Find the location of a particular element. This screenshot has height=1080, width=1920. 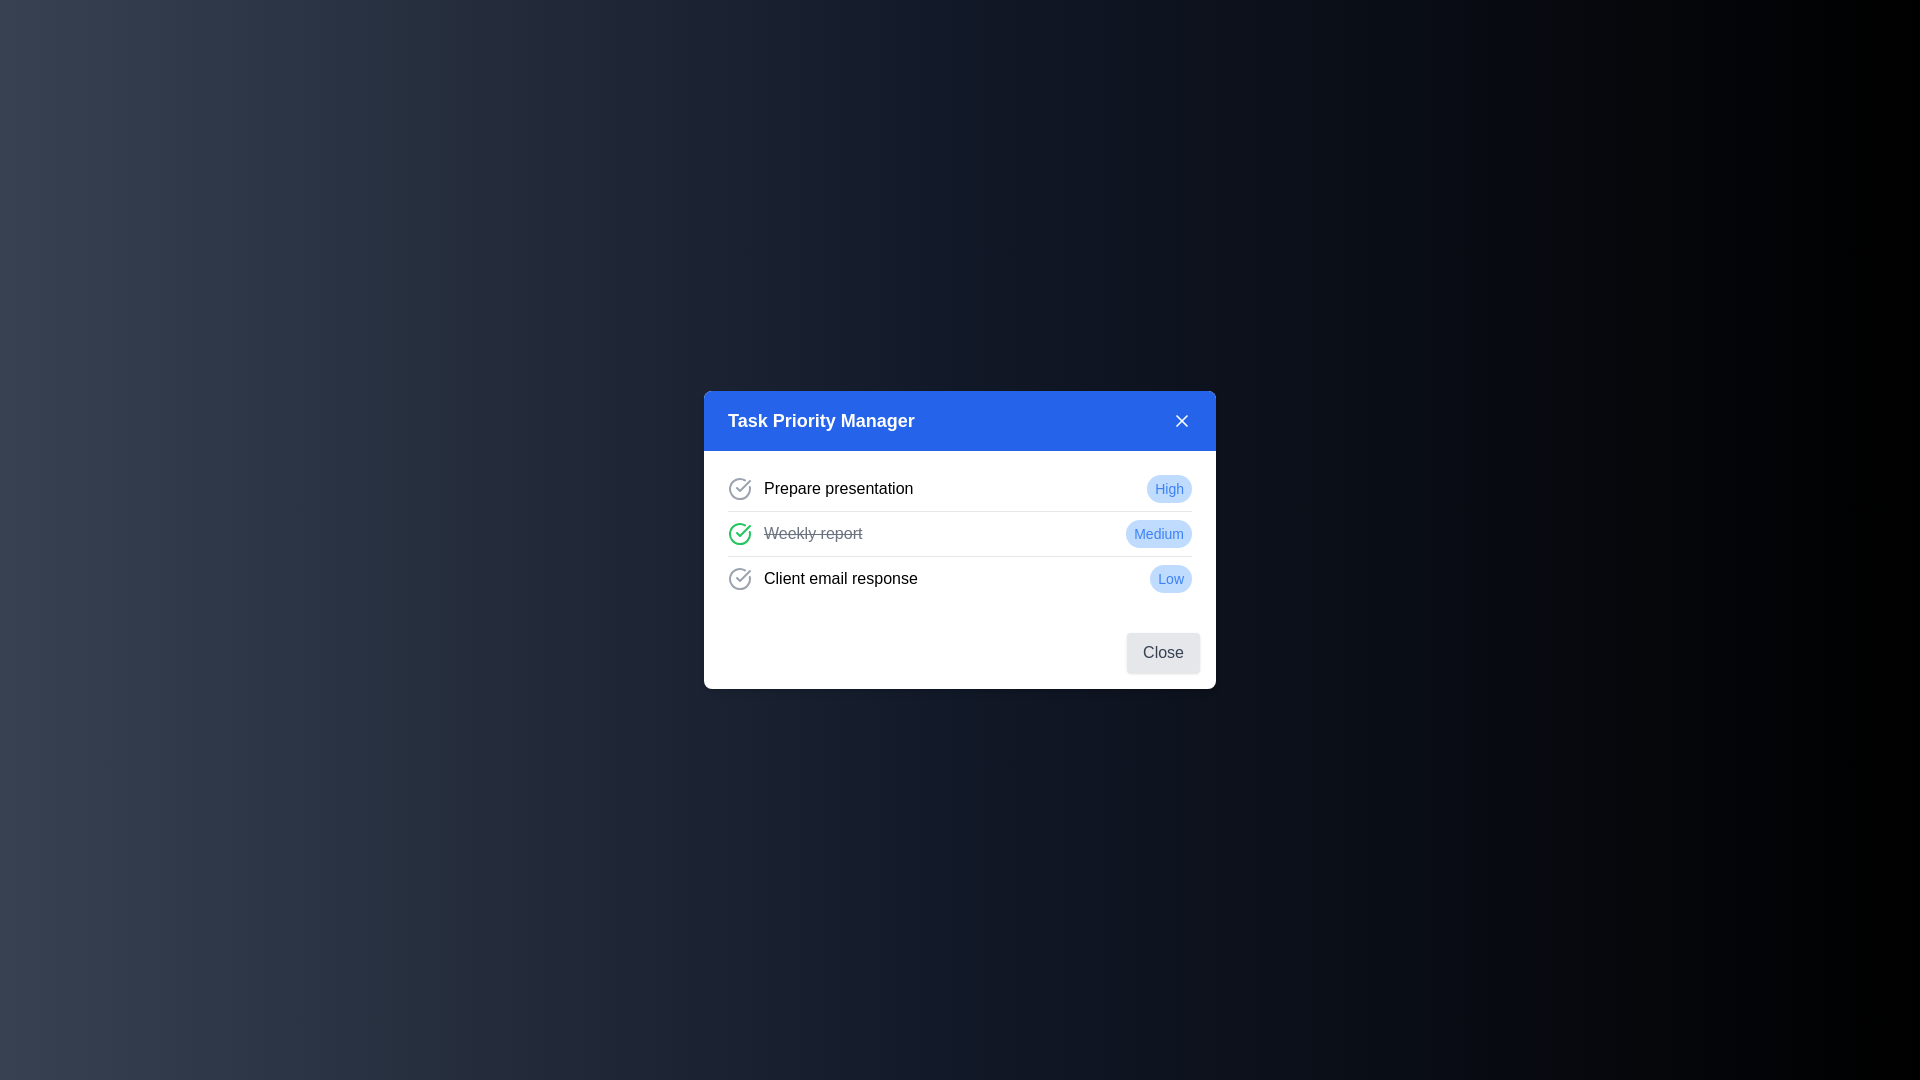

the task labeled 'Client email response', which is the third item in the task list within the modal window, aligned to the left with a priority indicator 'Low' to its right is located at coordinates (822, 578).